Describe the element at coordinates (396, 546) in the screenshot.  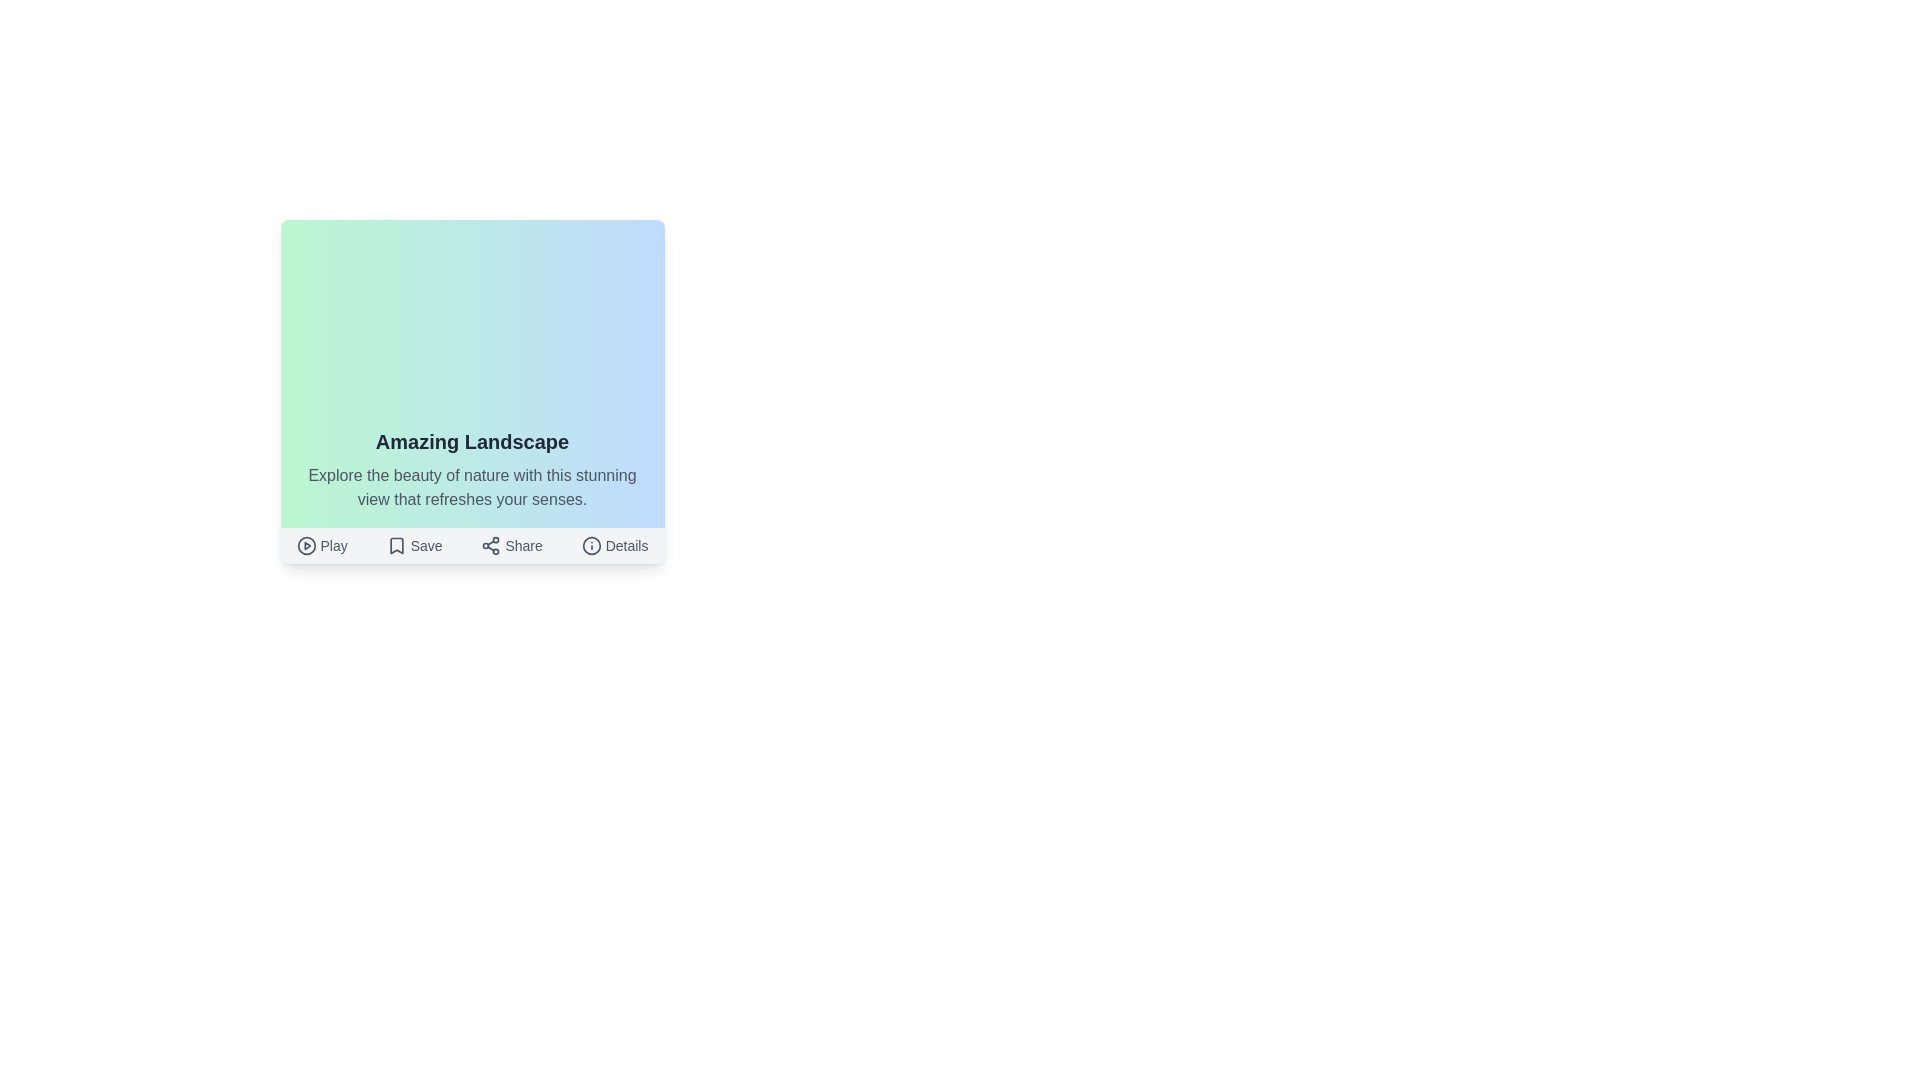
I see `the bookmark-shaped SVG icon located next to the 'Save' text` at that location.